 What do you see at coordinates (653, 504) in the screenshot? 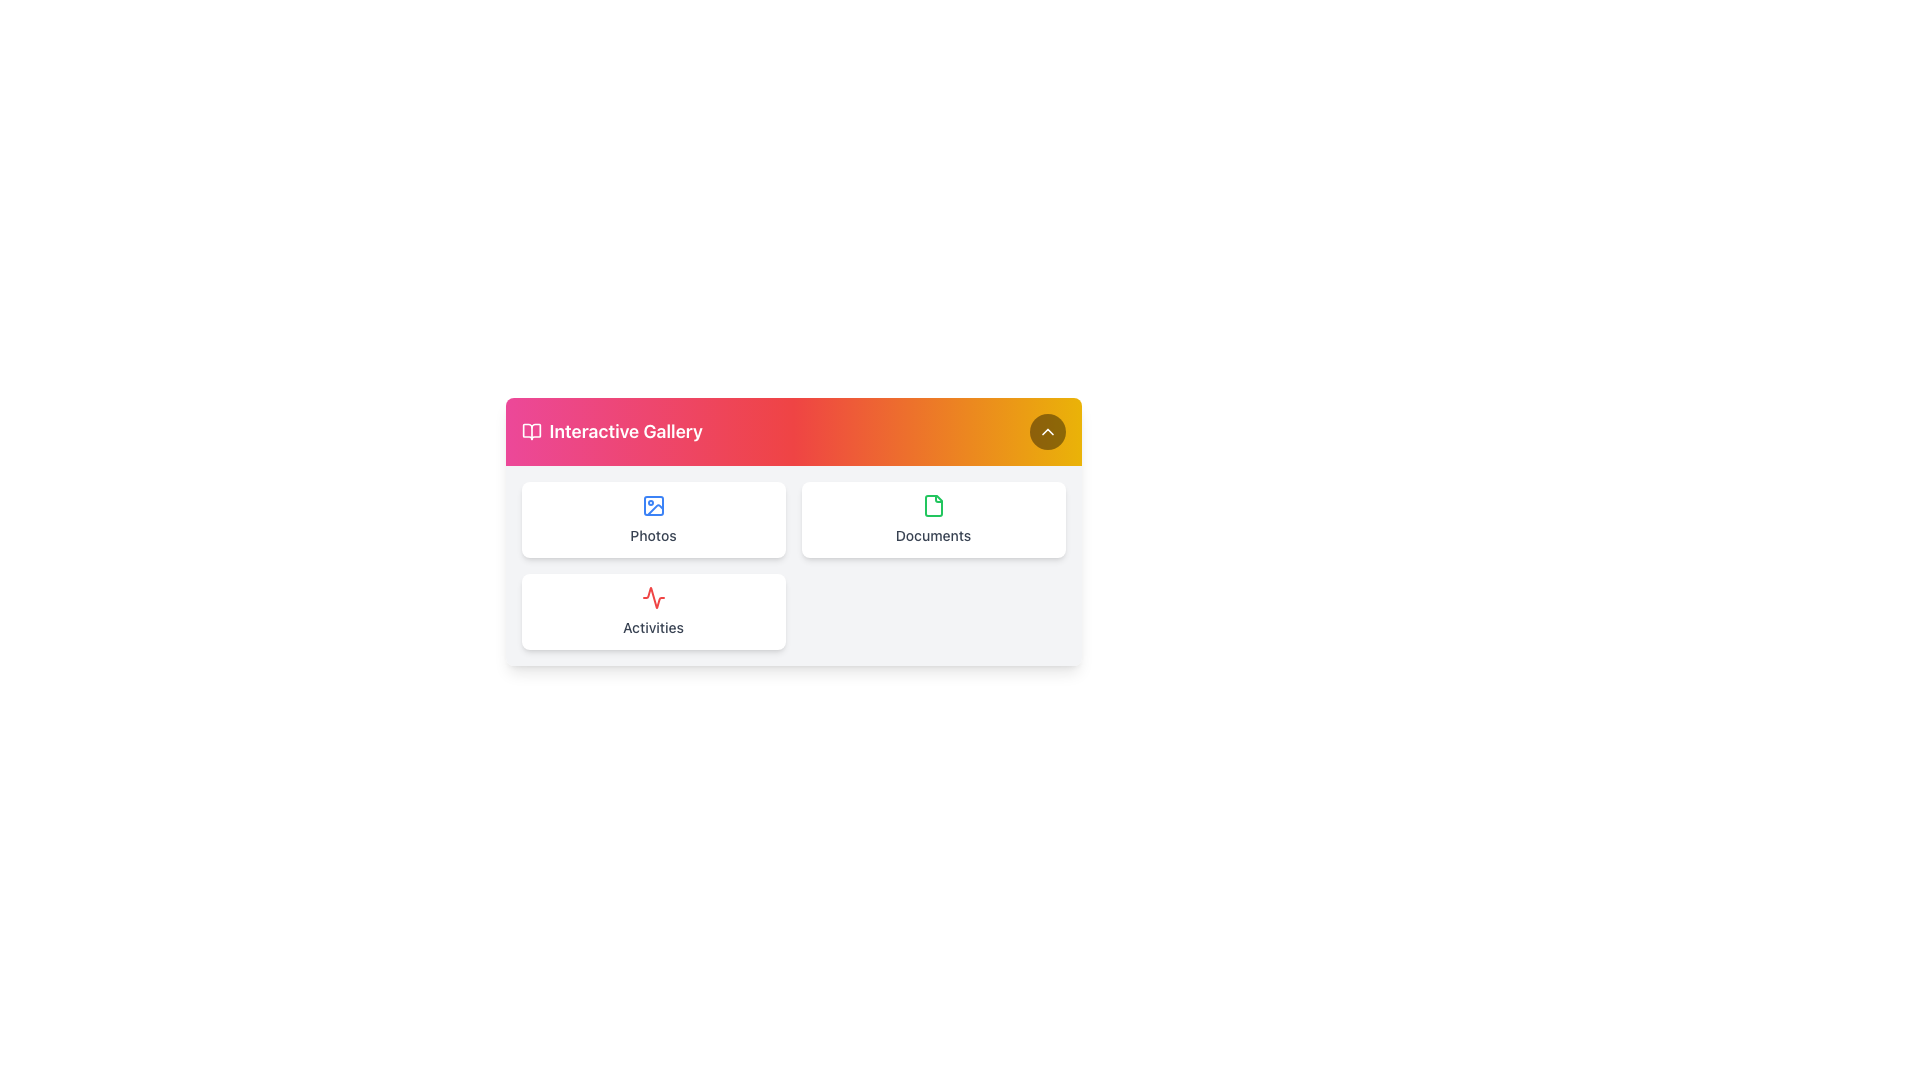
I see `the graphic rectangle within the 'Photos' button` at bounding box center [653, 504].